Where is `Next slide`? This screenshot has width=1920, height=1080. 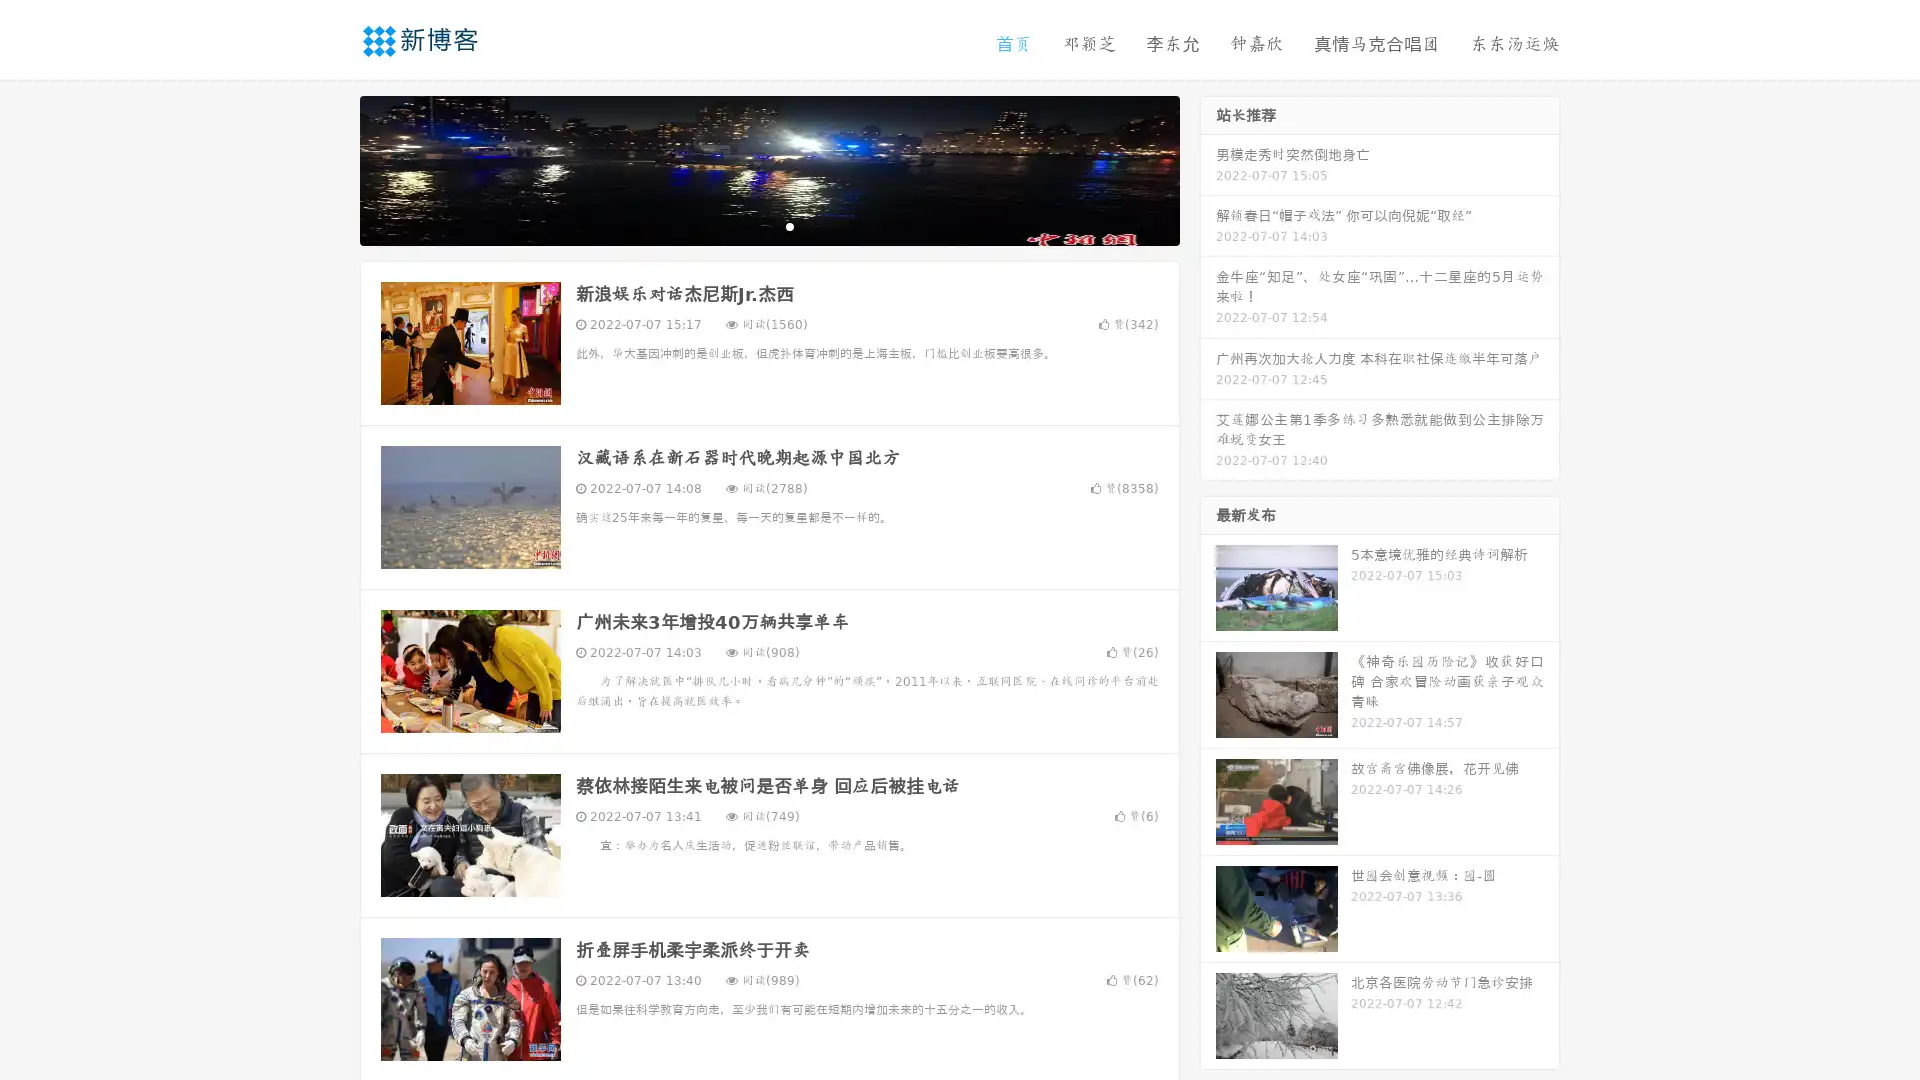 Next slide is located at coordinates (1208, 168).